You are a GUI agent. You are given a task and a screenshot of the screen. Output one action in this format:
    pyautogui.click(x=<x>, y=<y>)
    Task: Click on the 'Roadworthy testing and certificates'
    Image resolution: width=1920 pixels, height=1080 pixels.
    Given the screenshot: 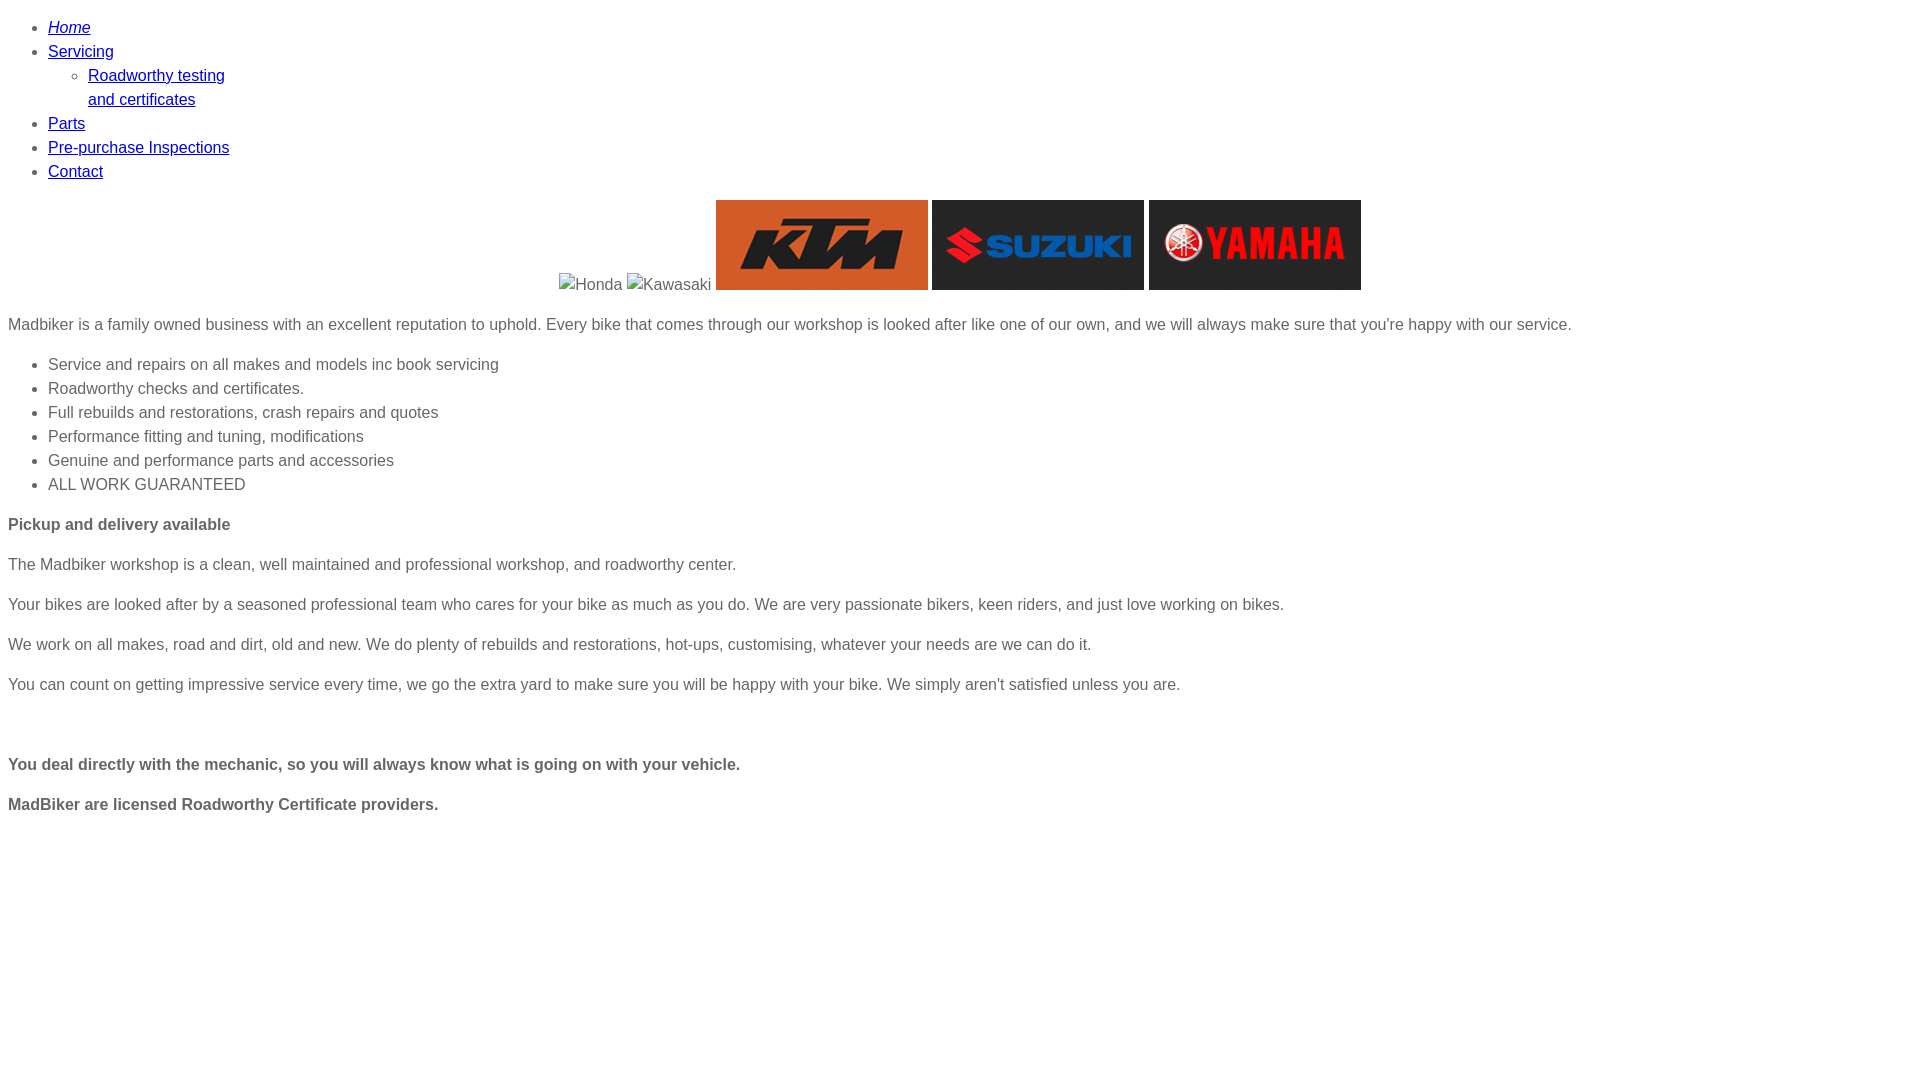 What is the action you would take?
    pyautogui.click(x=155, y=86)
    